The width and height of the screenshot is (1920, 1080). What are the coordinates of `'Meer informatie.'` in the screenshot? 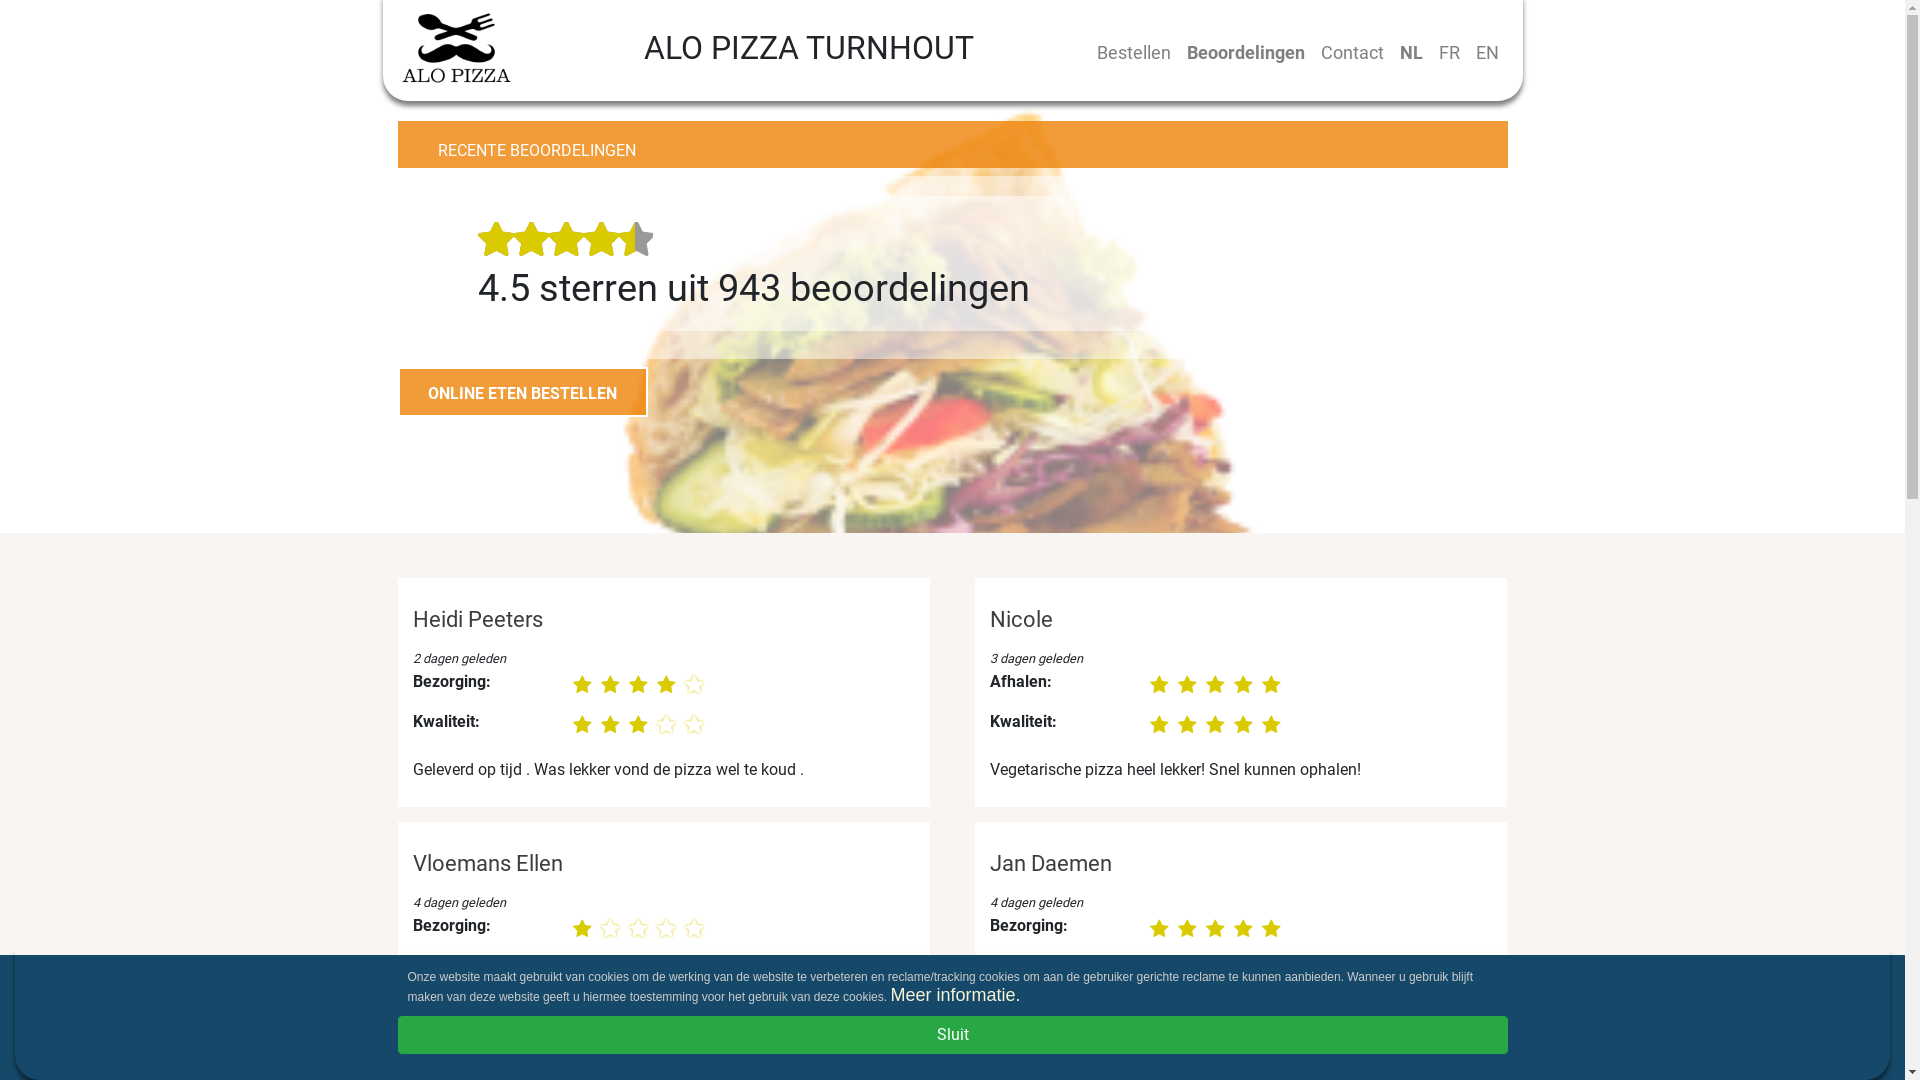 It's located at (888, 995).